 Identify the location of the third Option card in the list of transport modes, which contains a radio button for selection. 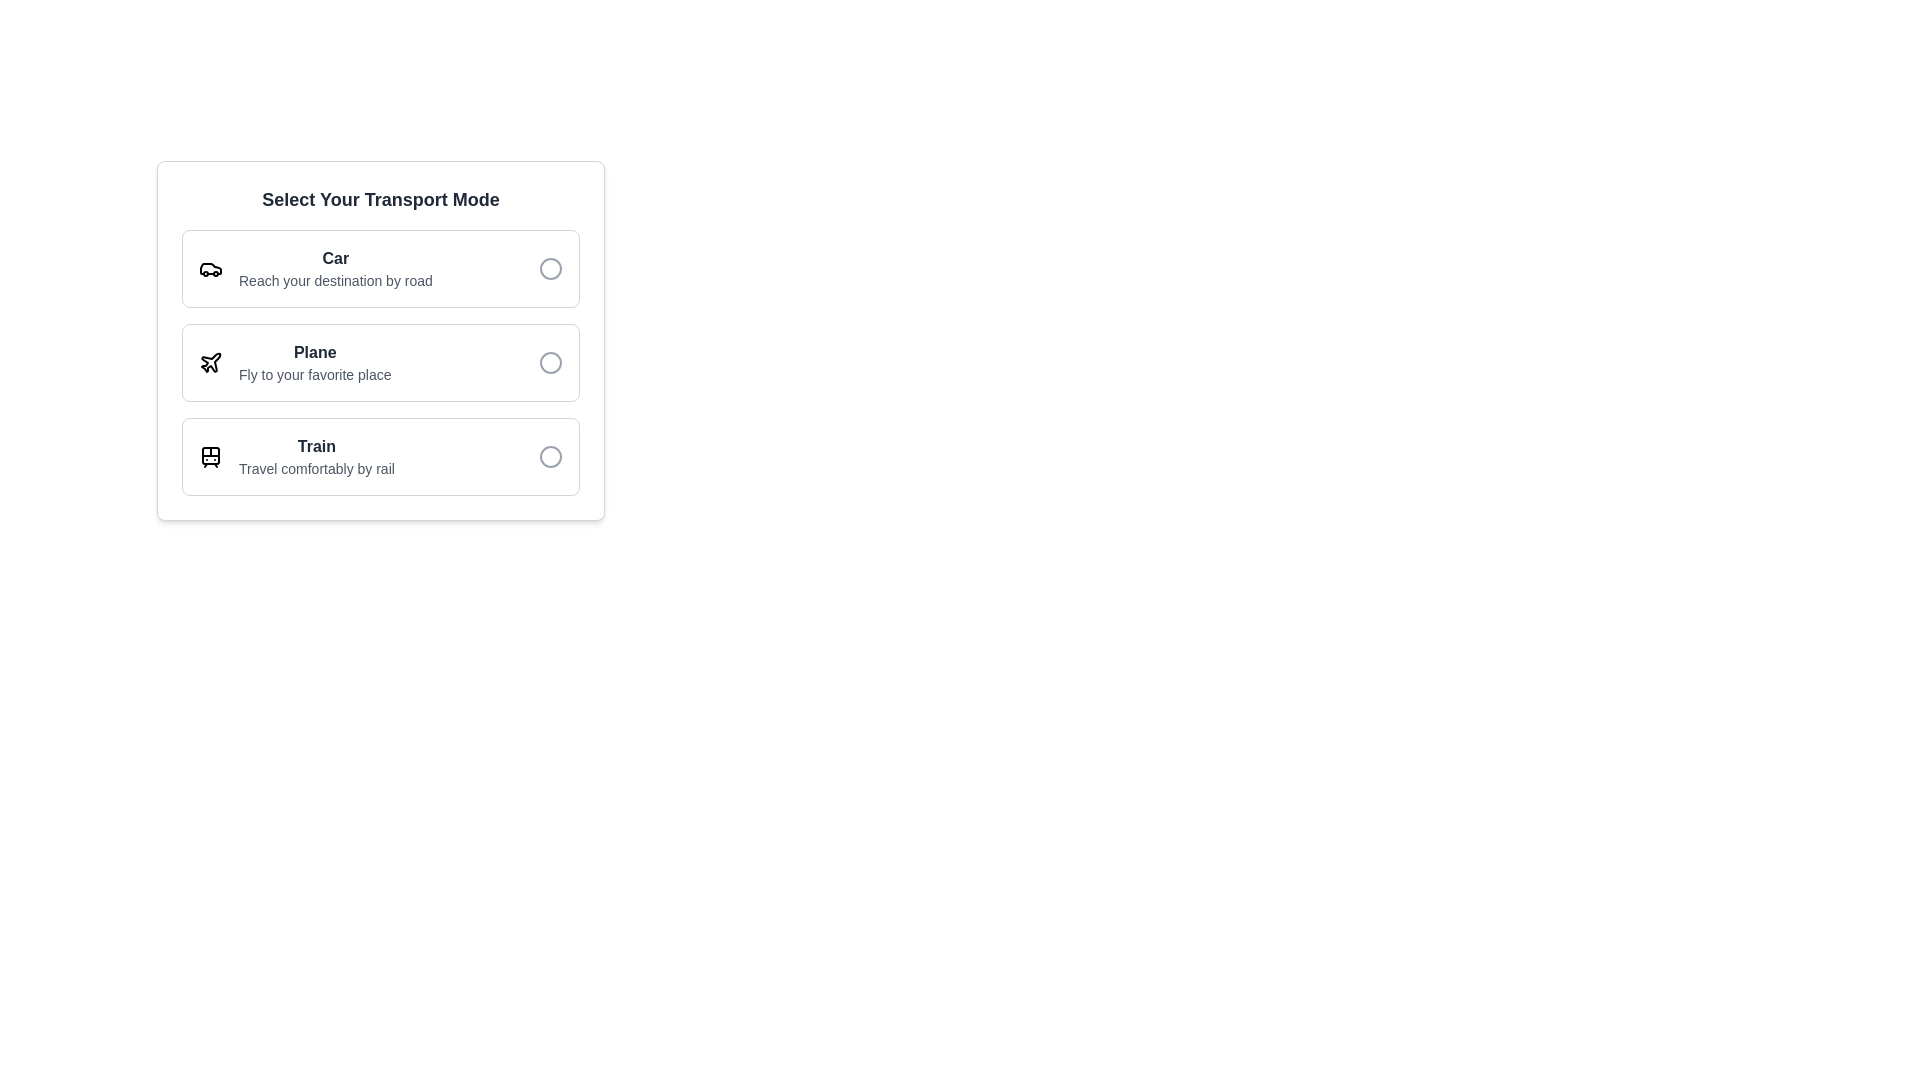
(380, 456).